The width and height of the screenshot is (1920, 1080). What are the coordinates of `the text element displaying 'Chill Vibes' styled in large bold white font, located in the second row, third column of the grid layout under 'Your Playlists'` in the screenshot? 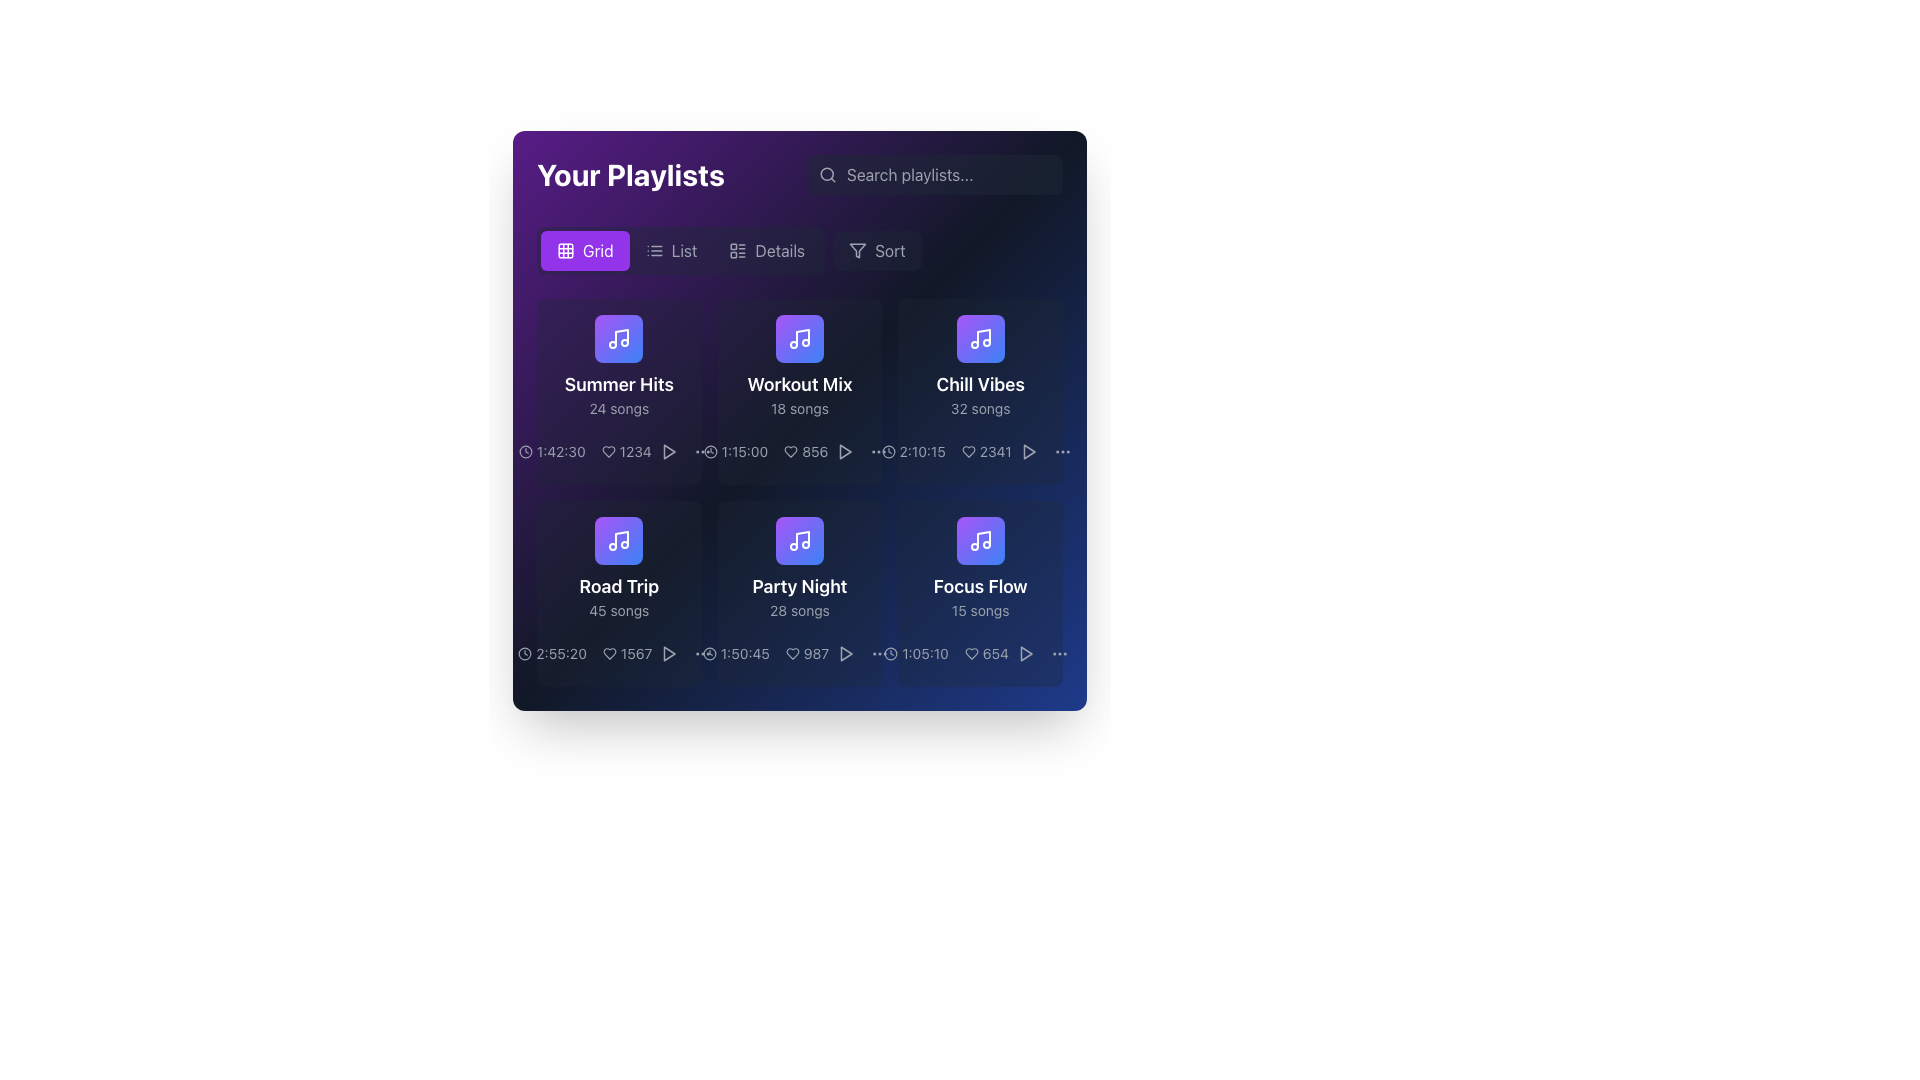 It's located at (980, 385).